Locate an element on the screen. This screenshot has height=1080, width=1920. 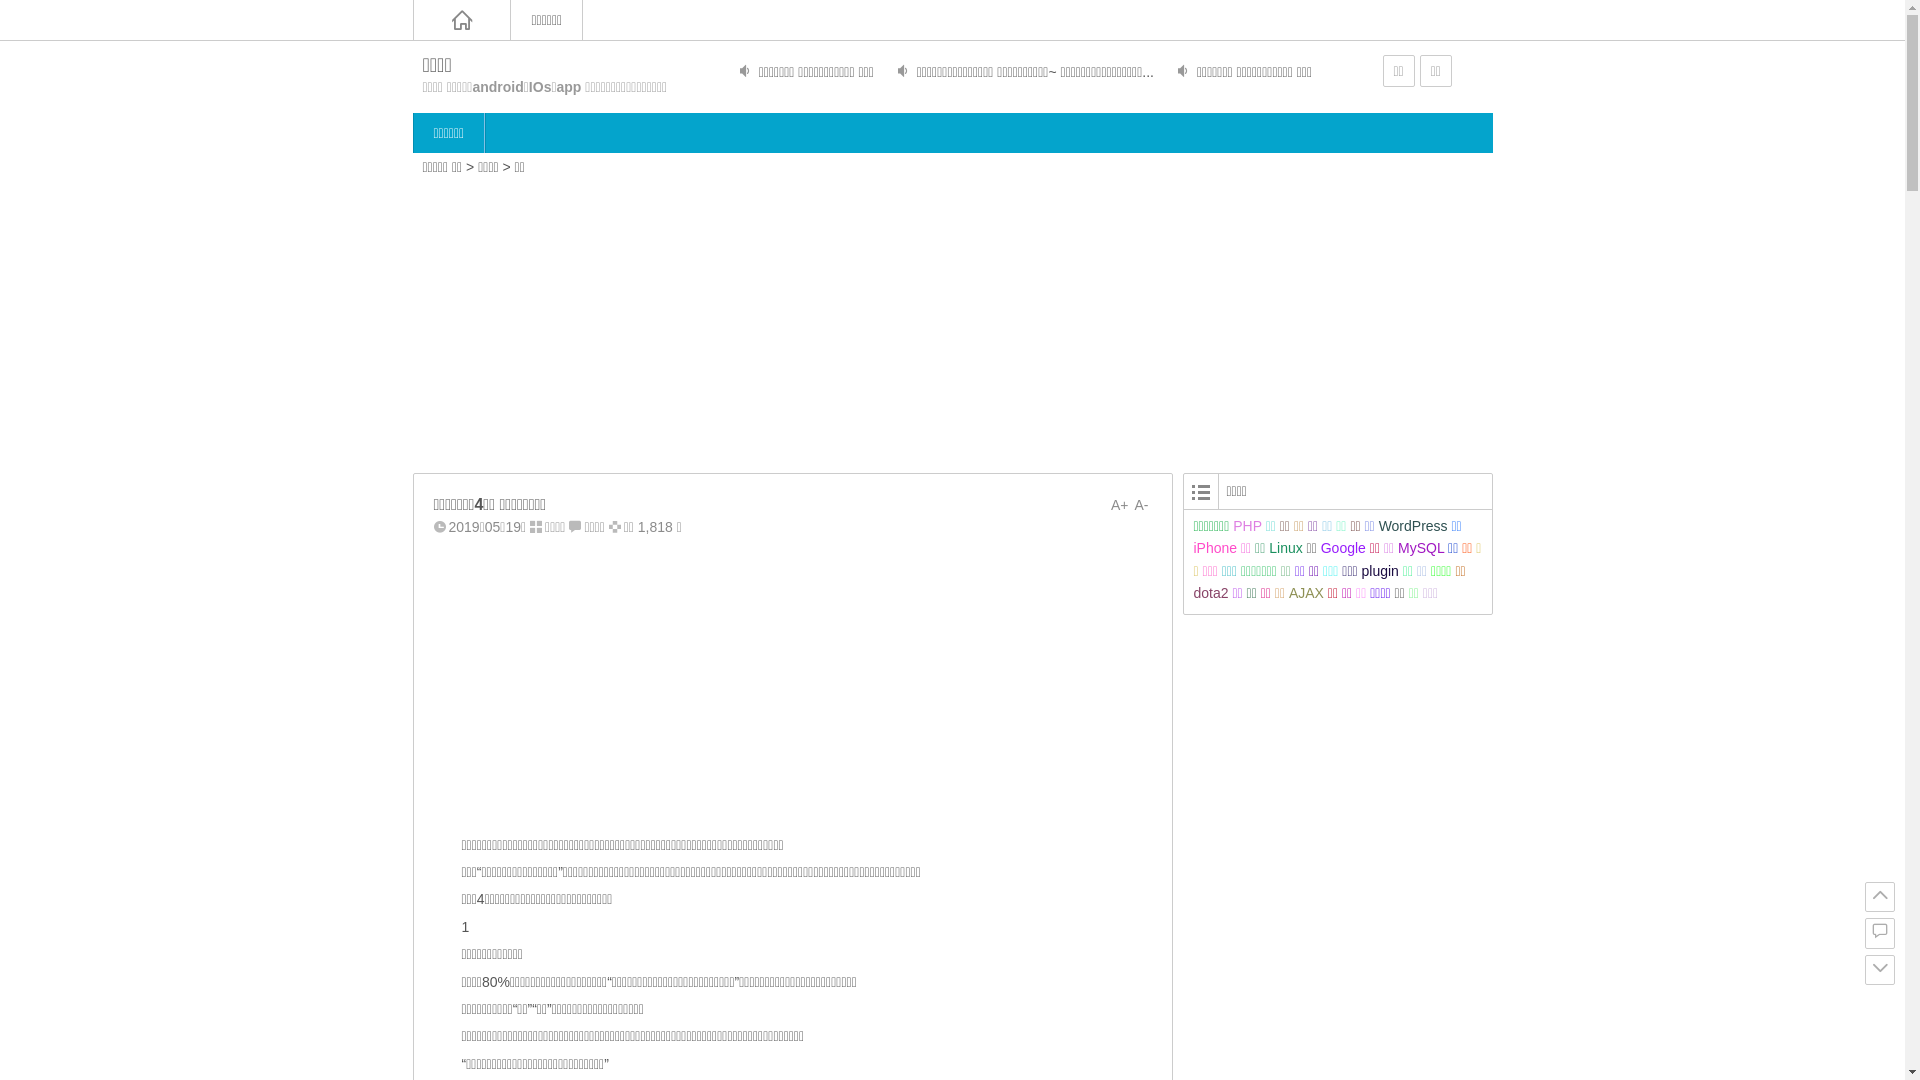
'Linux' is located at coordinates (1285, 547).